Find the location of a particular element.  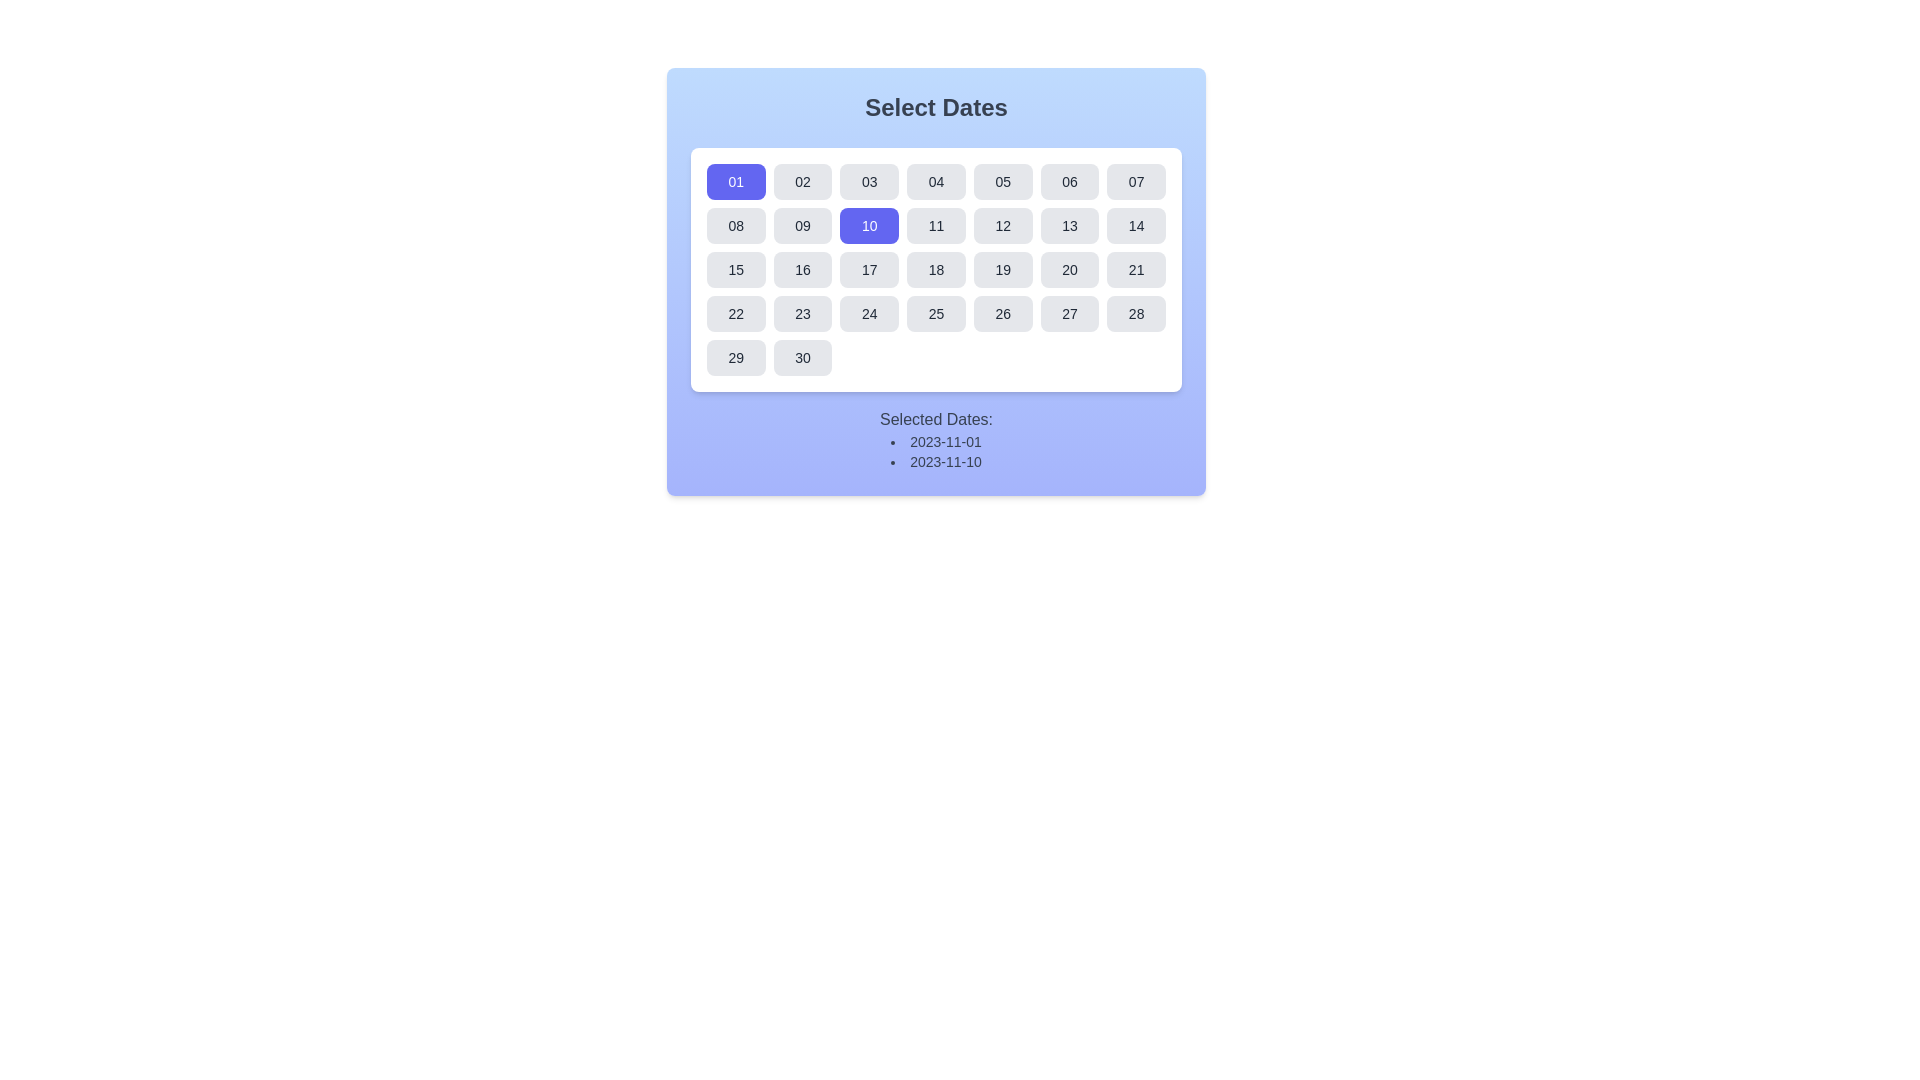

text content displayed for the selected date from the calendar interface, which is the second entry in a bulleted list beneath '2023-11-01' is located at coordinates (935, 462).